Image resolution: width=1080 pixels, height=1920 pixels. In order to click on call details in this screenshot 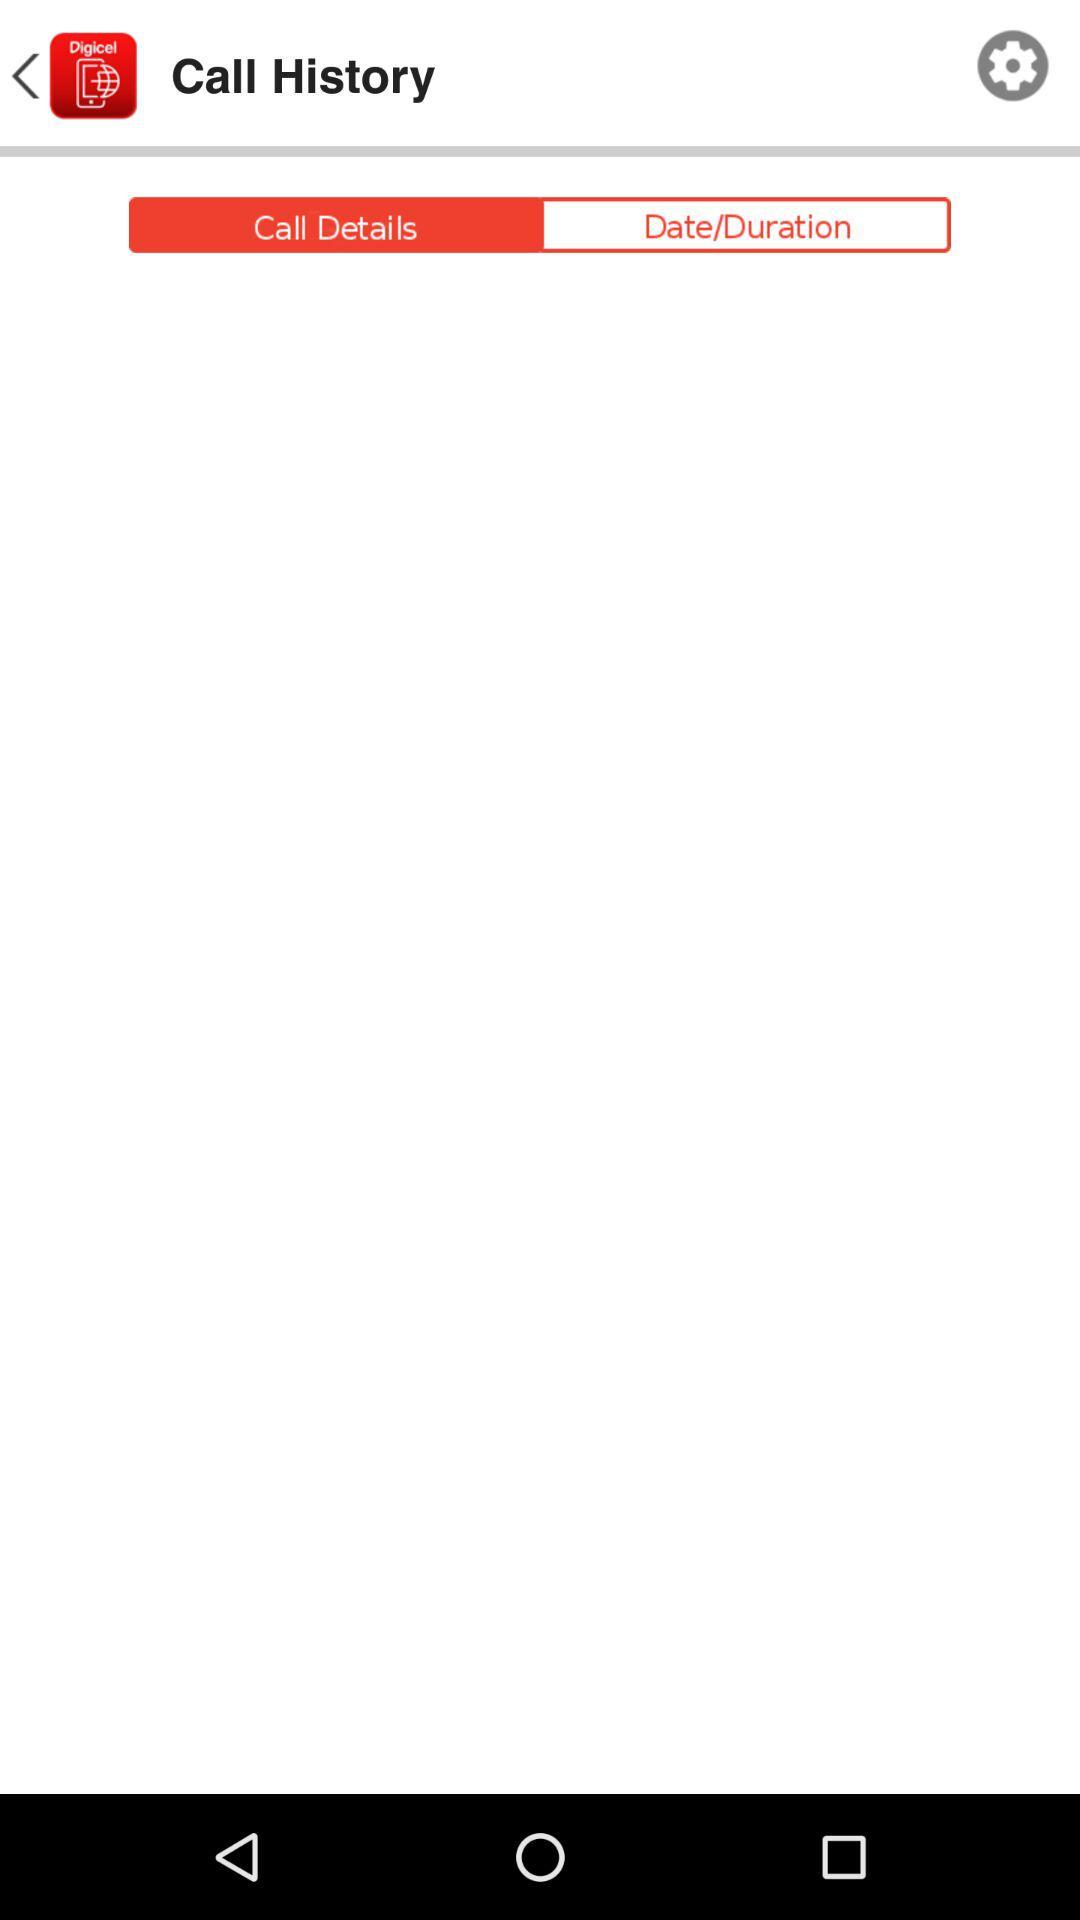, I will do `click(540, 225)`.